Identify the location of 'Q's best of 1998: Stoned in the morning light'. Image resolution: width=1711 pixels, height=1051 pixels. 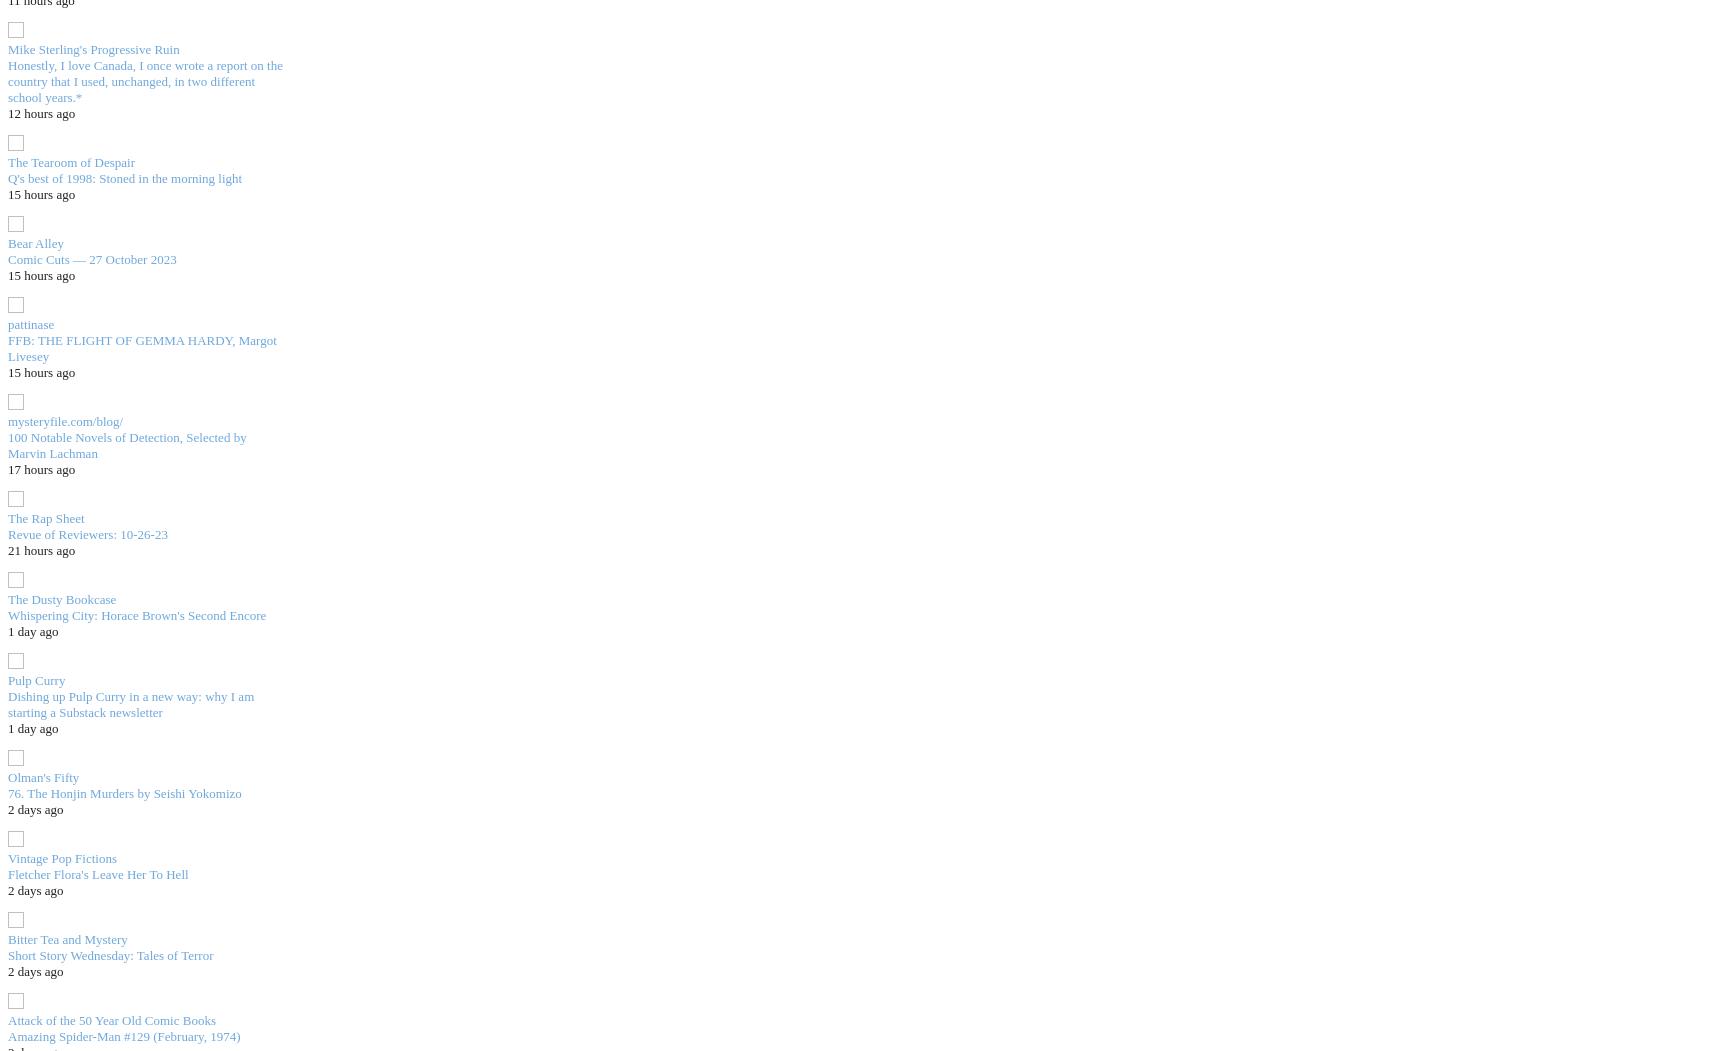
(124, 177).